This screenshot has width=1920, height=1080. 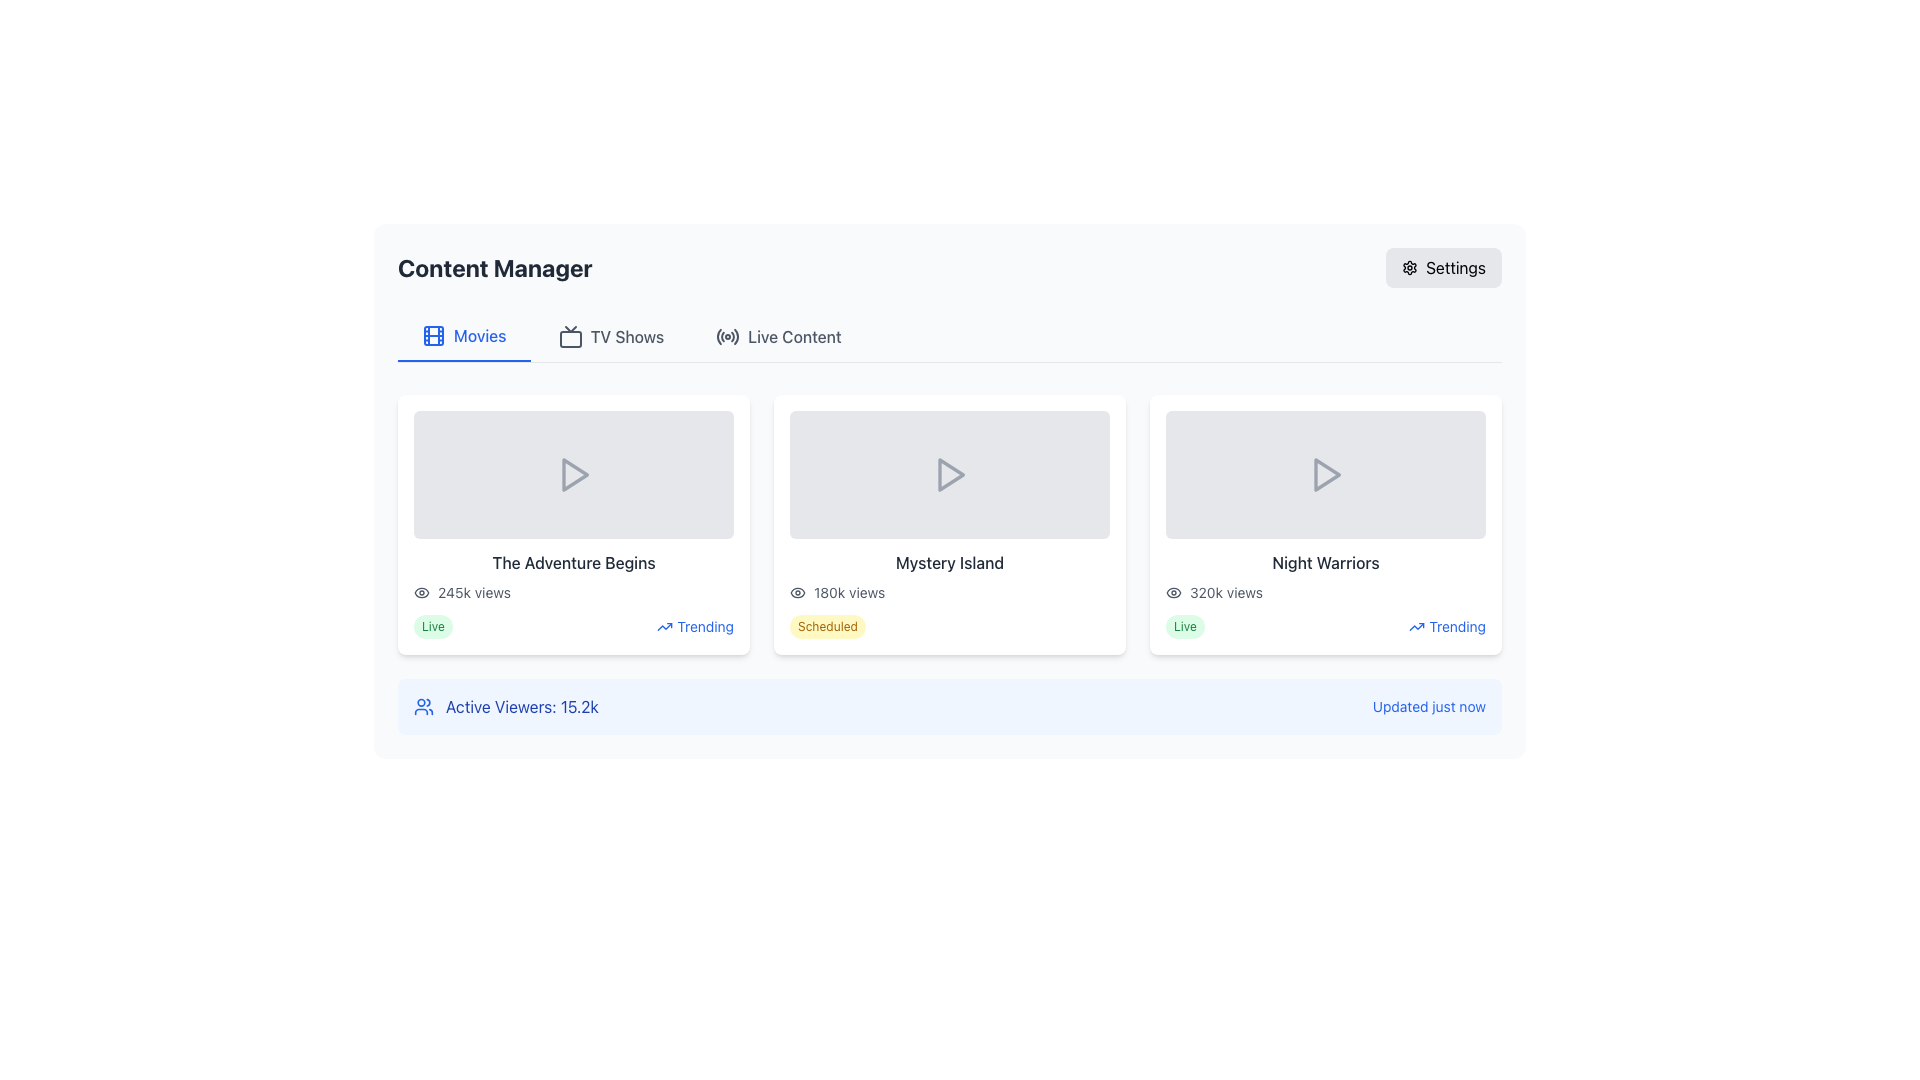 What do you see at coordinates (610, 335) in the screenshot?
I see `the 'TV Shows' tab button in the navigation bar` at bounding box center [610, 335].